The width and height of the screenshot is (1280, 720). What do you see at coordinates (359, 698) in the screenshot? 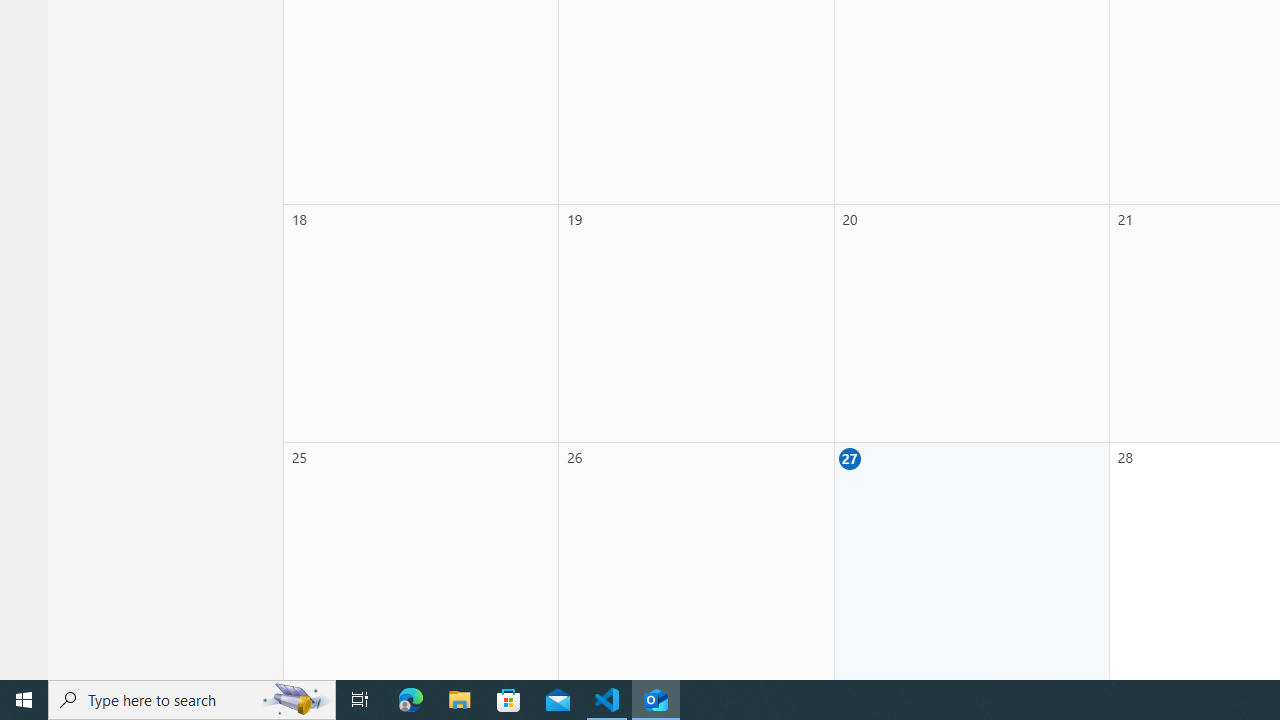
I see `'Task View'` at bounding box center [359, 698].